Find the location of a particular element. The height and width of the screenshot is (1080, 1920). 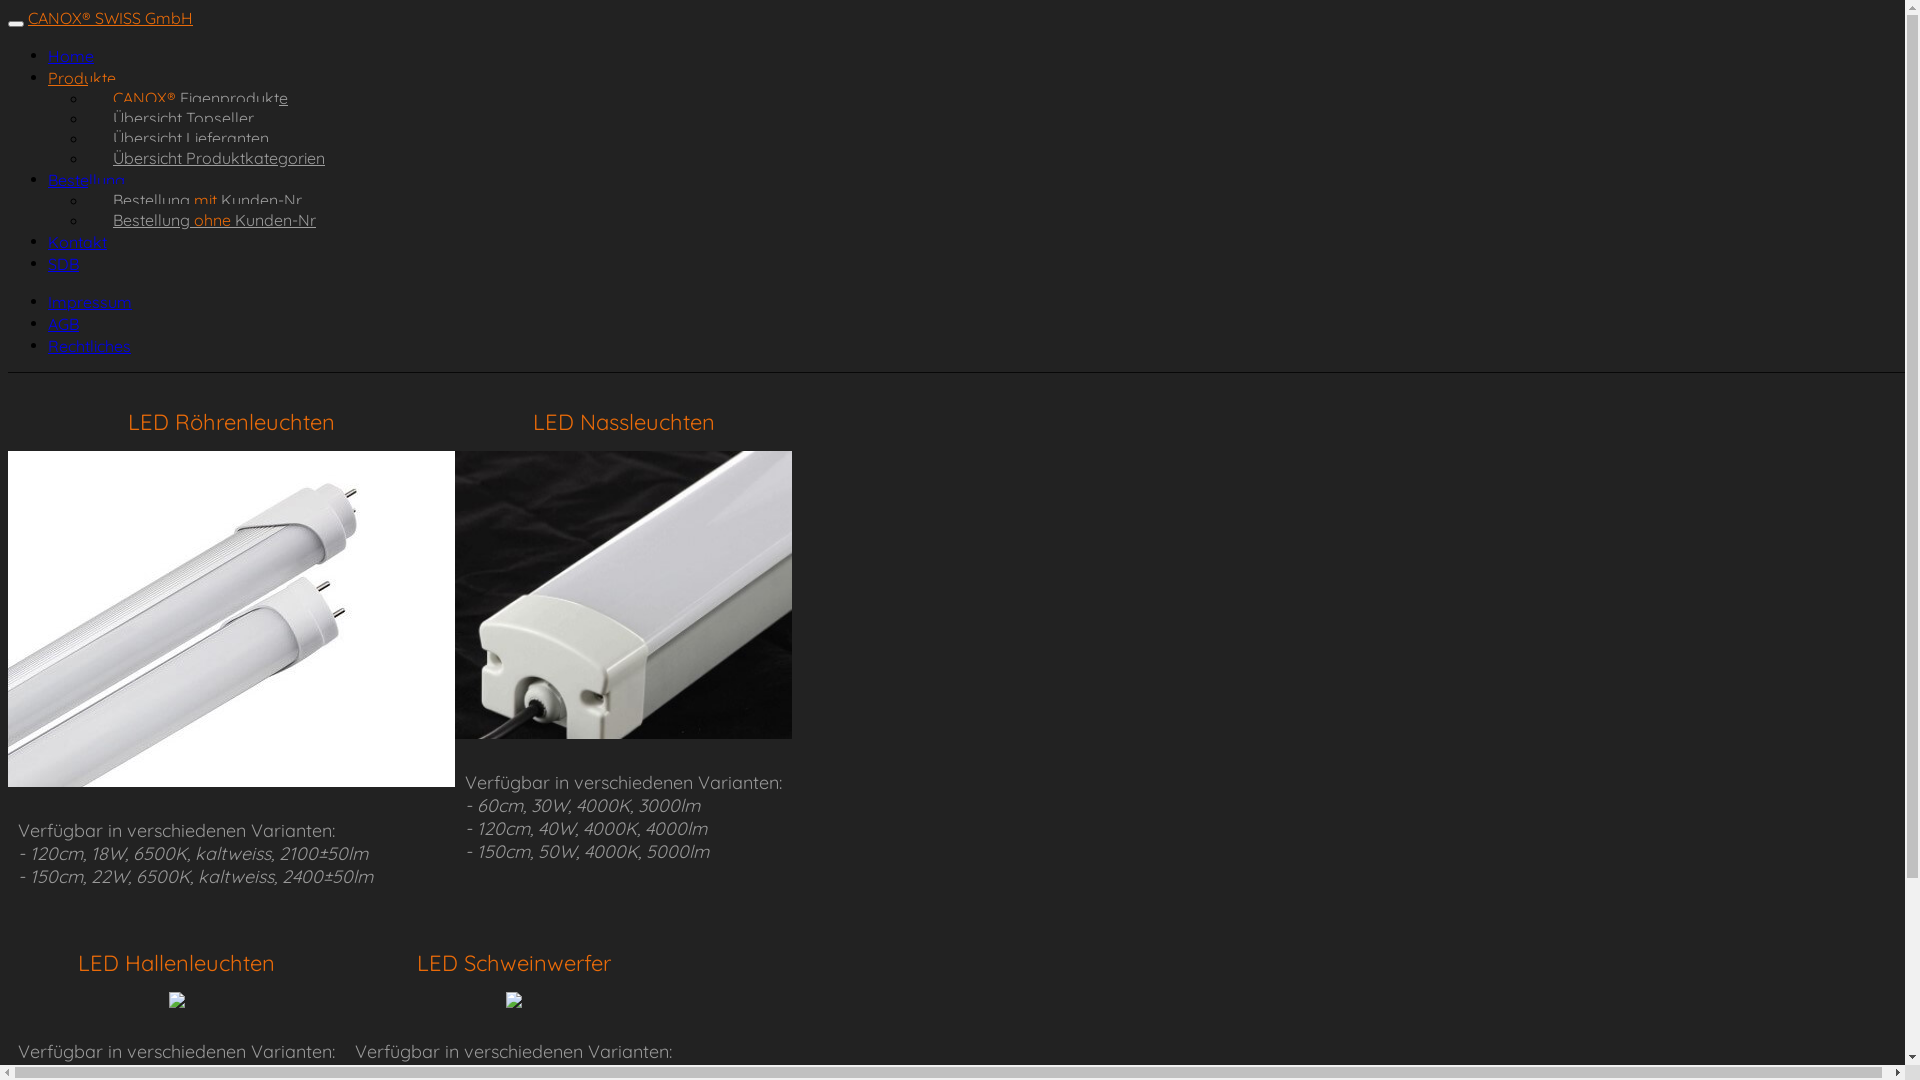

'Bestellung ohne Kunden-Nr' is located at coordinates (214, 219).